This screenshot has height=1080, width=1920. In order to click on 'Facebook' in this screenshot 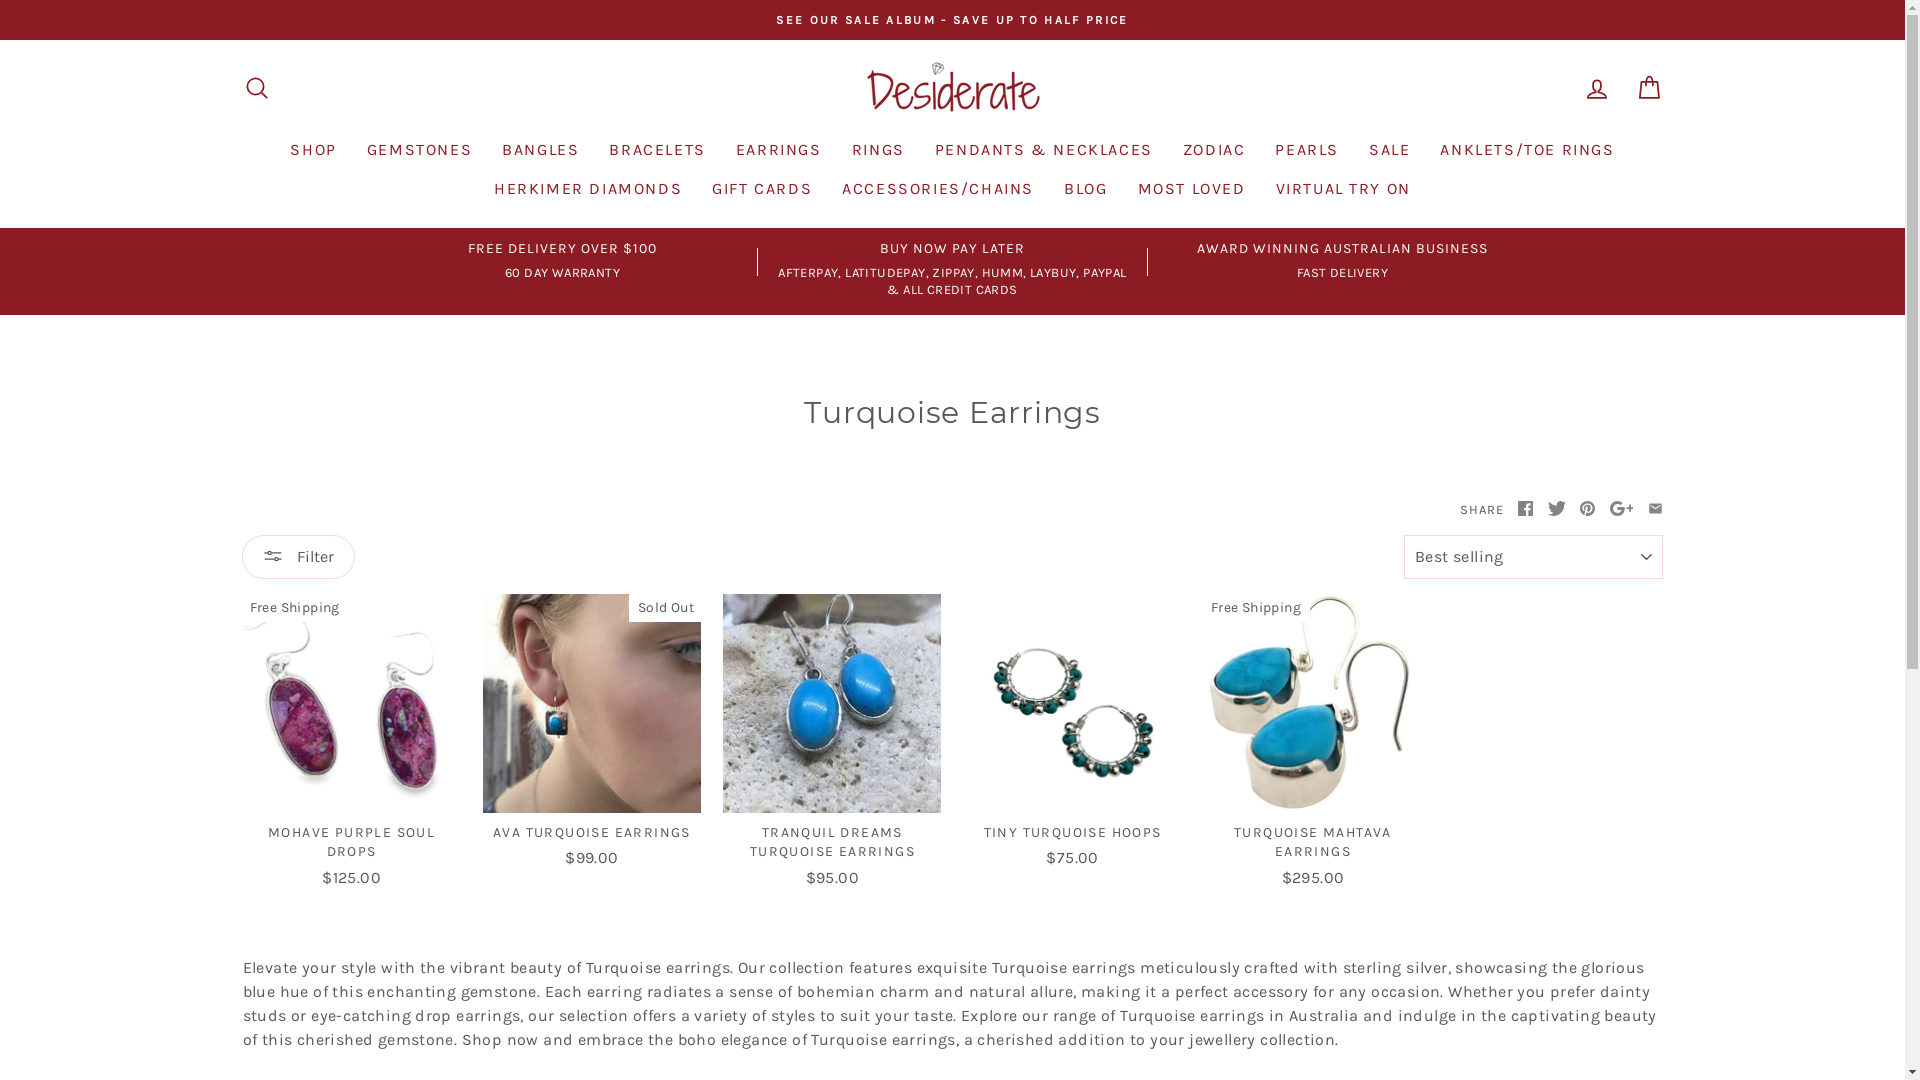, I will do `click(1524, 508)`.